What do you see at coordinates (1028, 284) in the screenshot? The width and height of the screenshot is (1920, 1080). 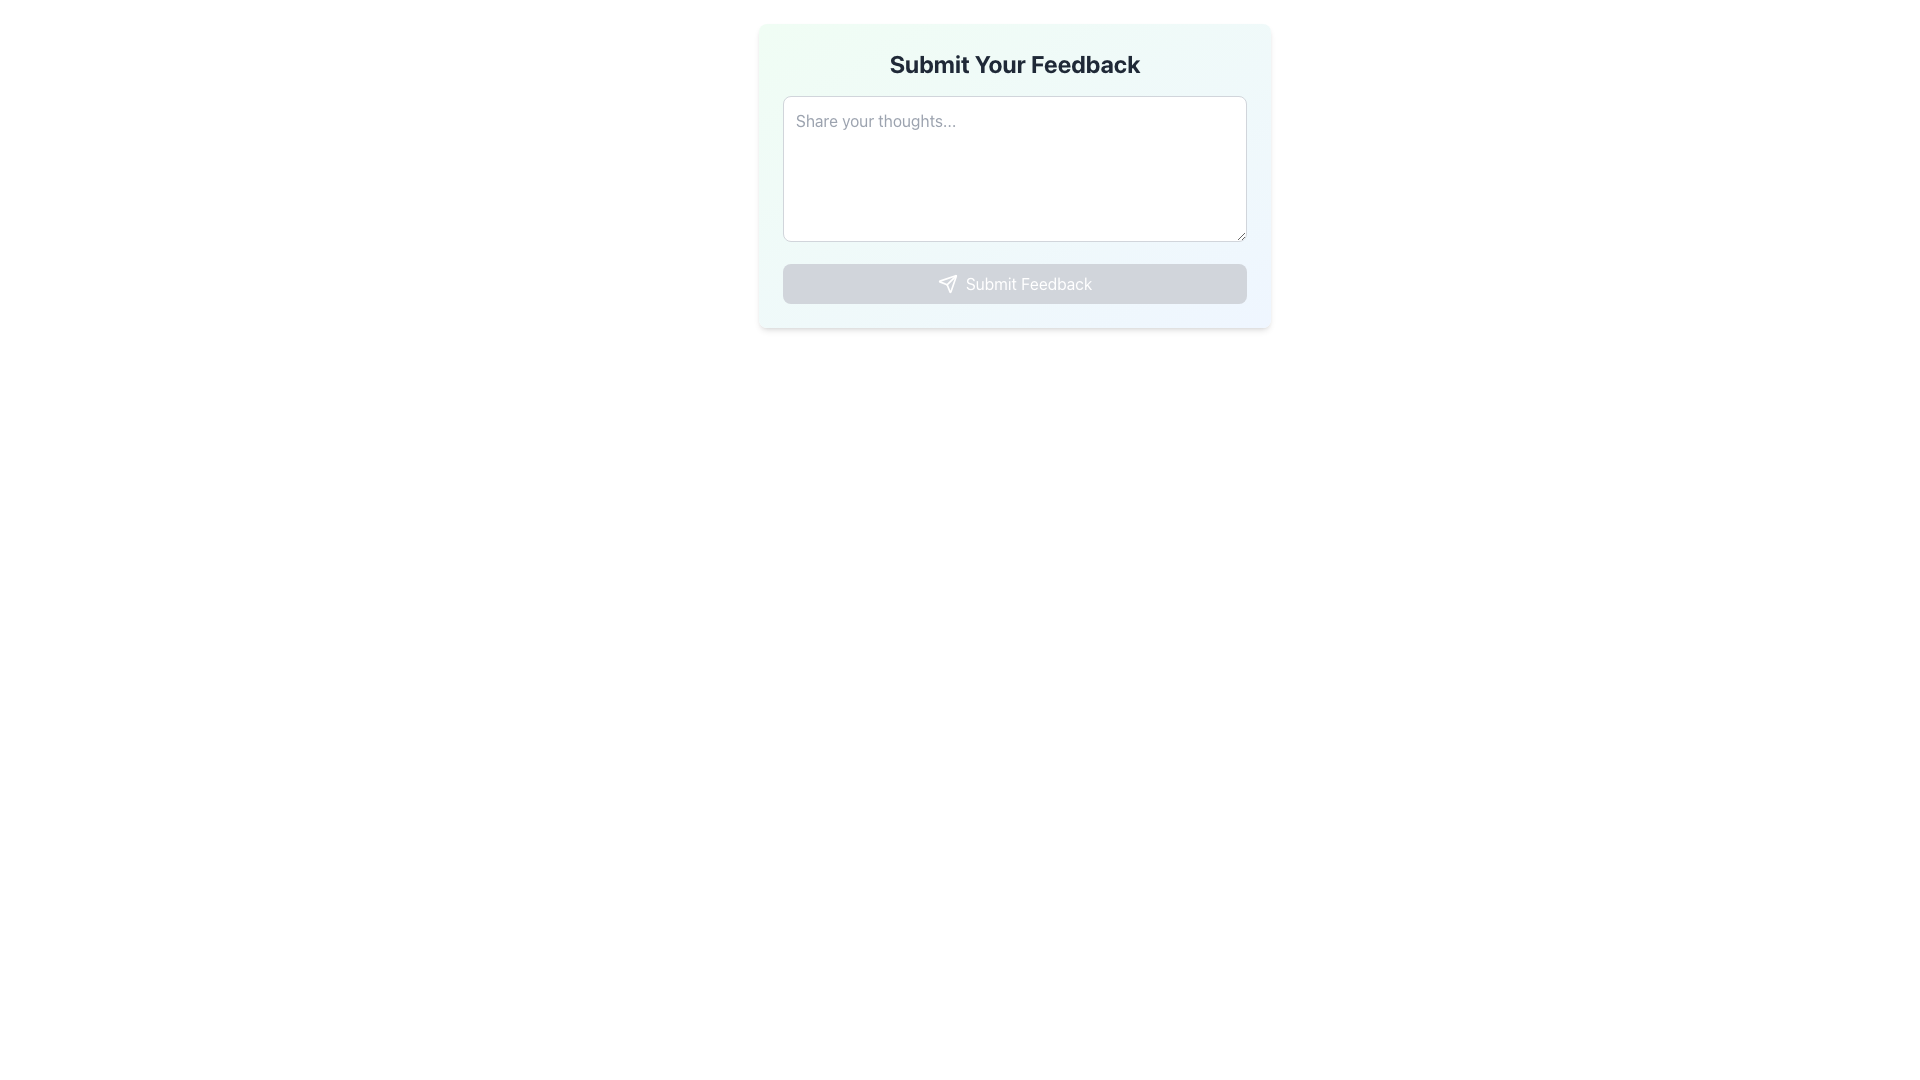 I see `the 'Submit Feedback' button located at the bottom center of the feedback form, which contains descriptive text for submitting user feedback` at bounding box center [1028, 284].